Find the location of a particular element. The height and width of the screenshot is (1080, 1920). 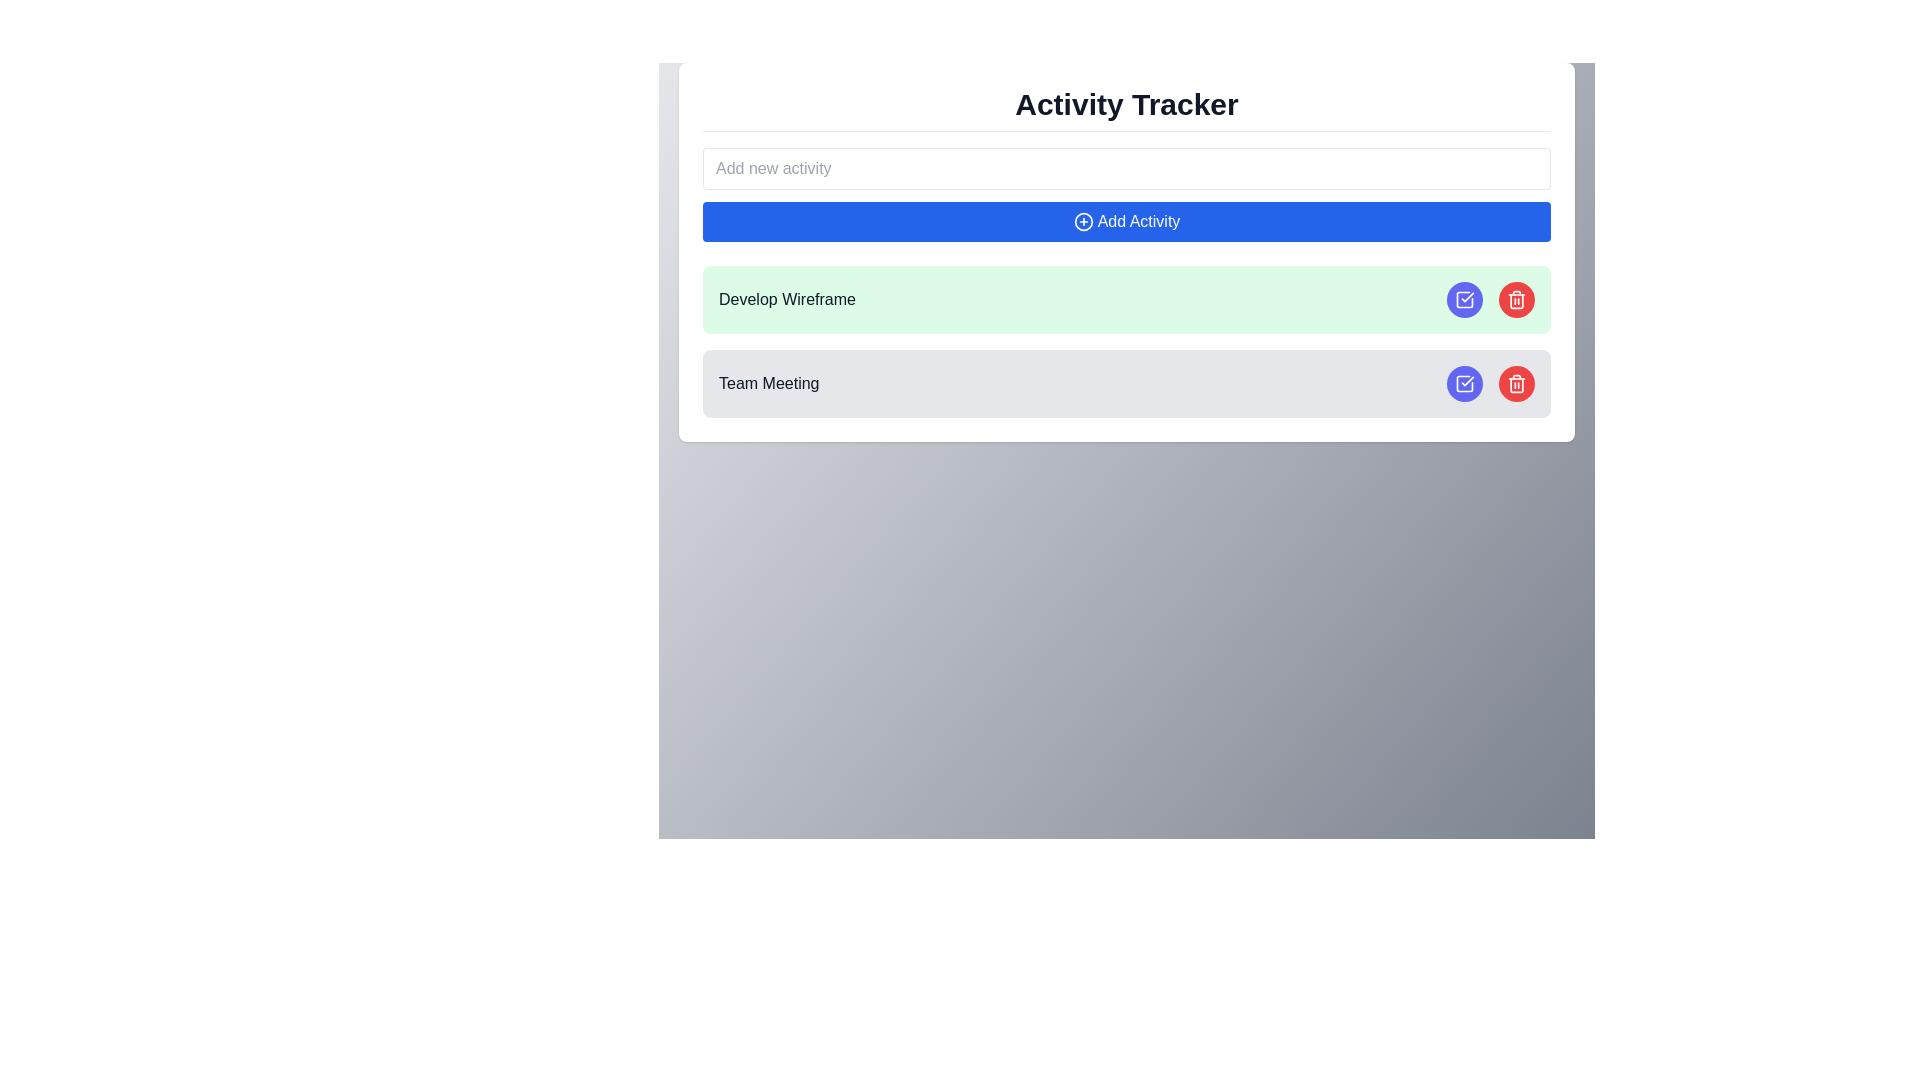

the button that marks the task as completed, located as the first action button on the right side of the task row is located at coordinates (1464, 300).